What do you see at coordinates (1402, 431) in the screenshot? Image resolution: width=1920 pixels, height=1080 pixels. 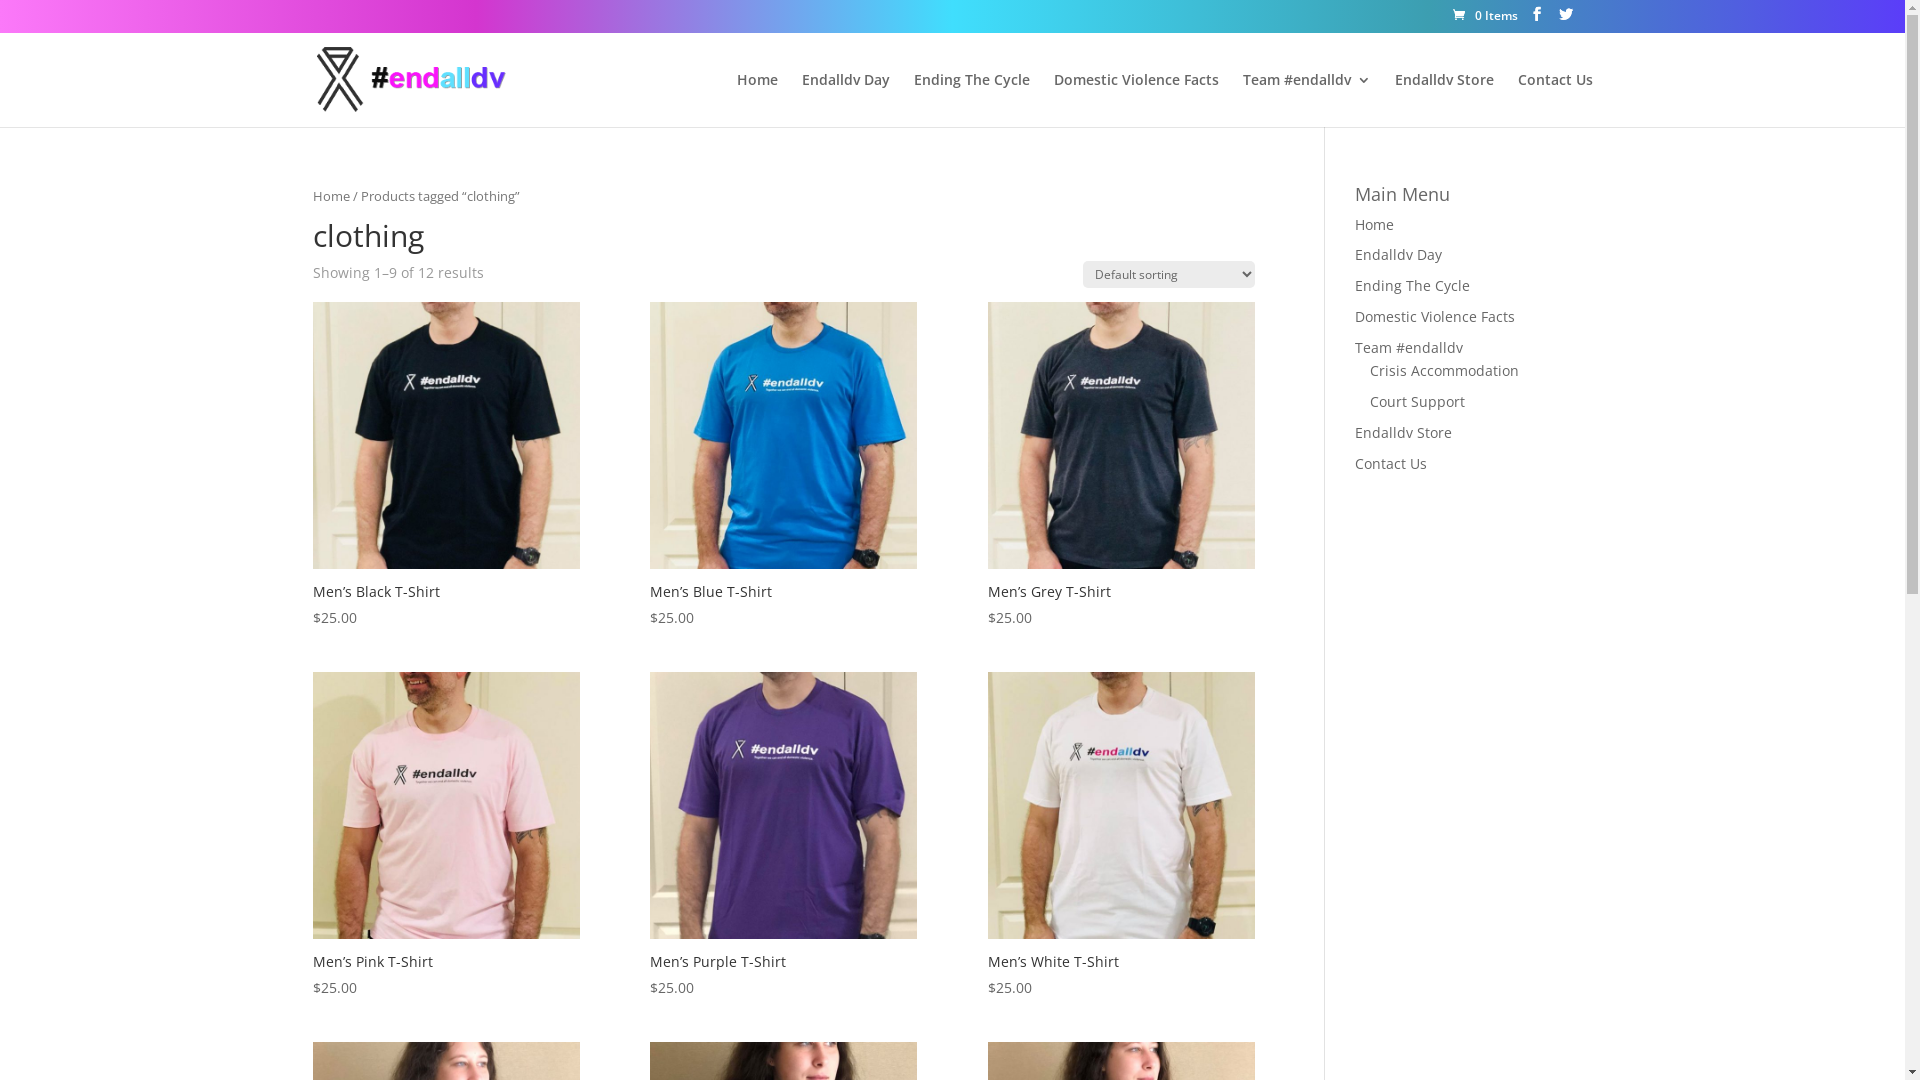 I see `'Endalldv Store'` at bounding box center [1402, 431].